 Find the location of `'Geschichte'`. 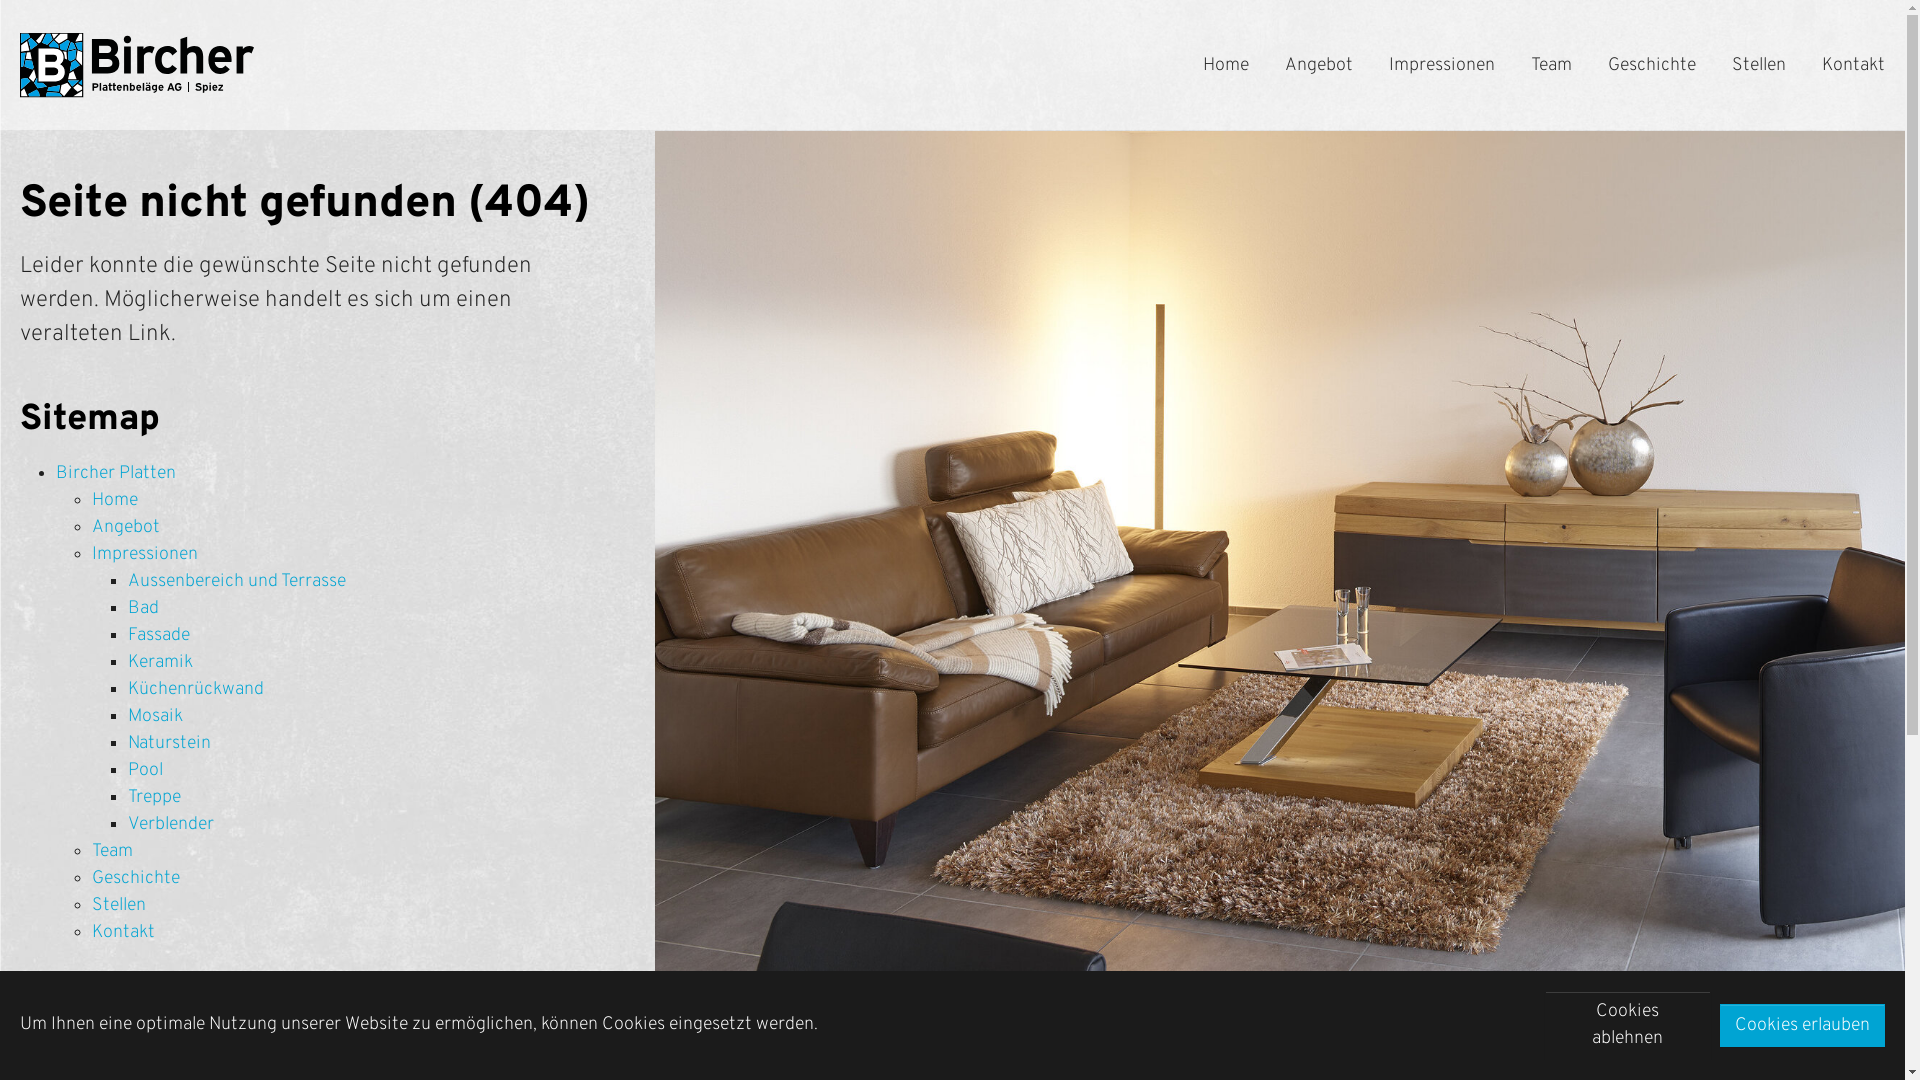

'Geschichte' is located at coordinates (134, 877).